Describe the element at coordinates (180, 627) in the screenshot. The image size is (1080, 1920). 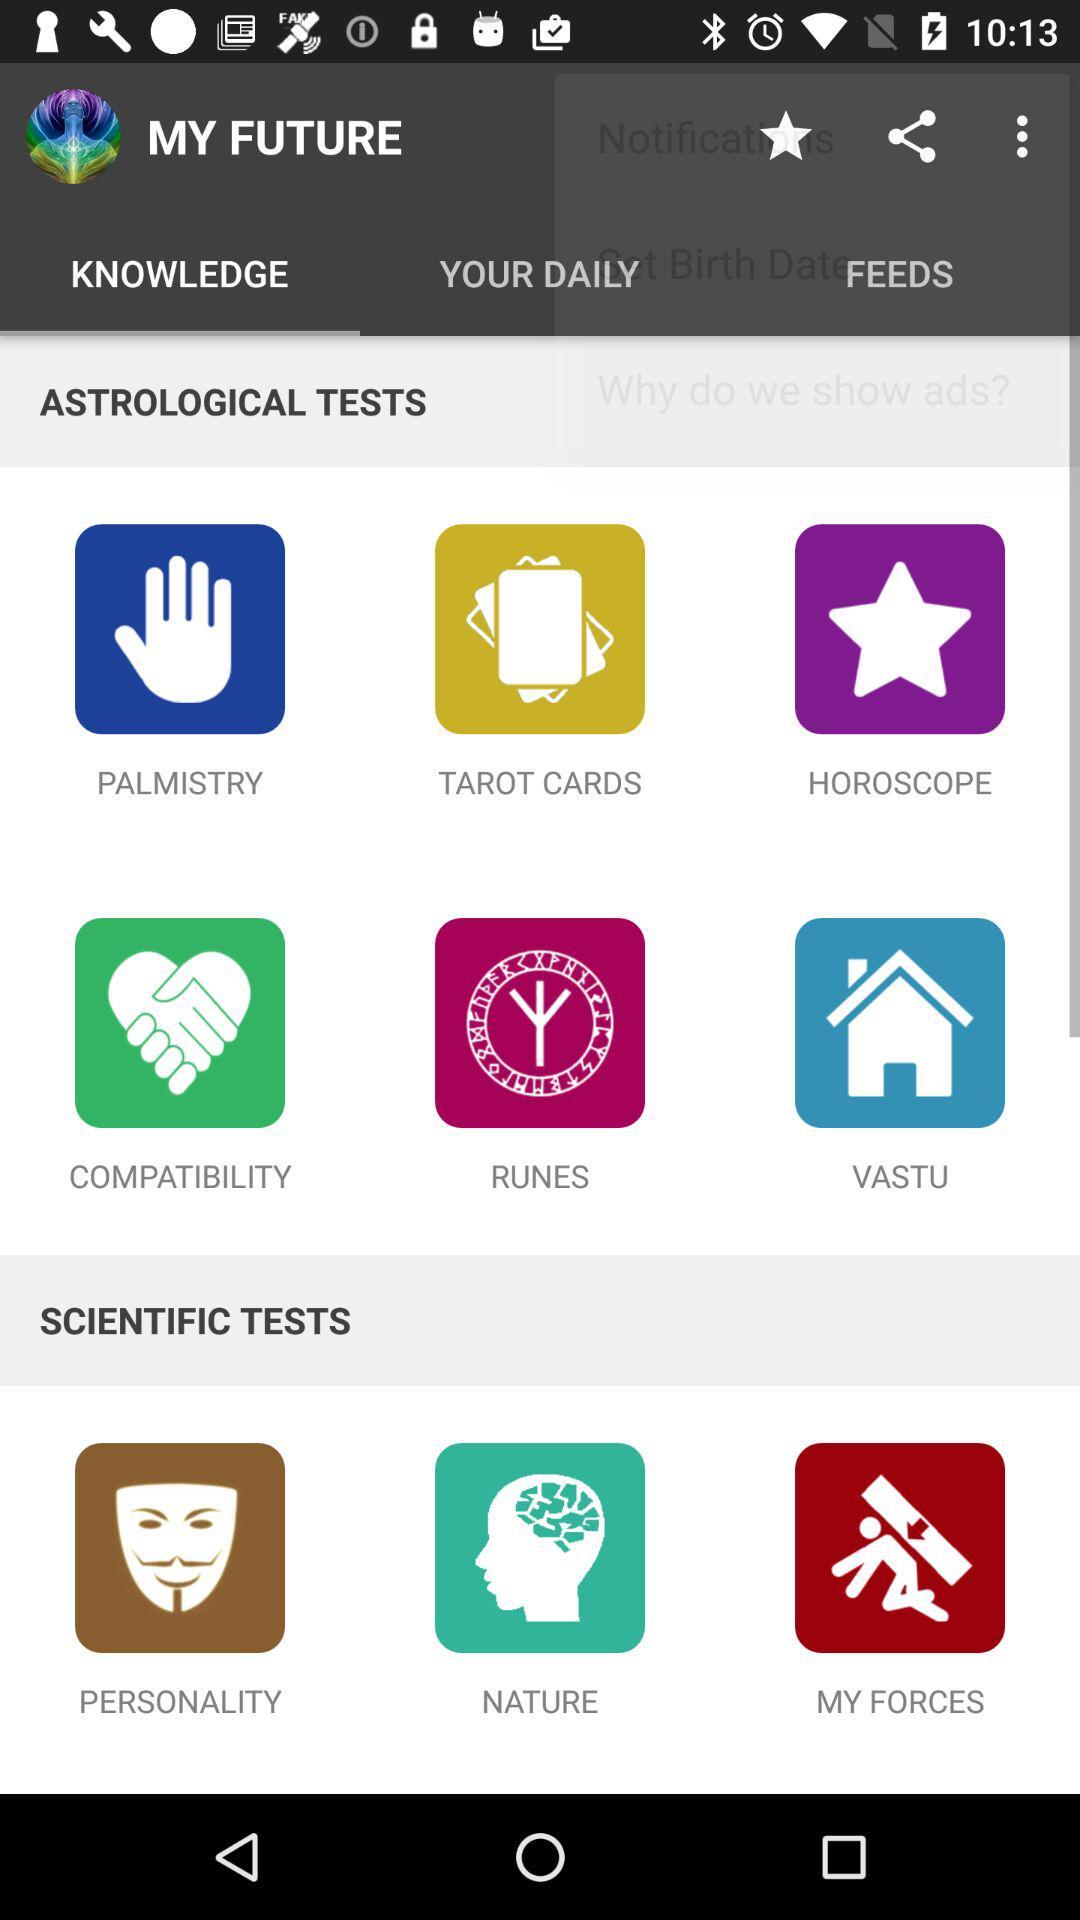
I see `the palmistry icon` at that location.